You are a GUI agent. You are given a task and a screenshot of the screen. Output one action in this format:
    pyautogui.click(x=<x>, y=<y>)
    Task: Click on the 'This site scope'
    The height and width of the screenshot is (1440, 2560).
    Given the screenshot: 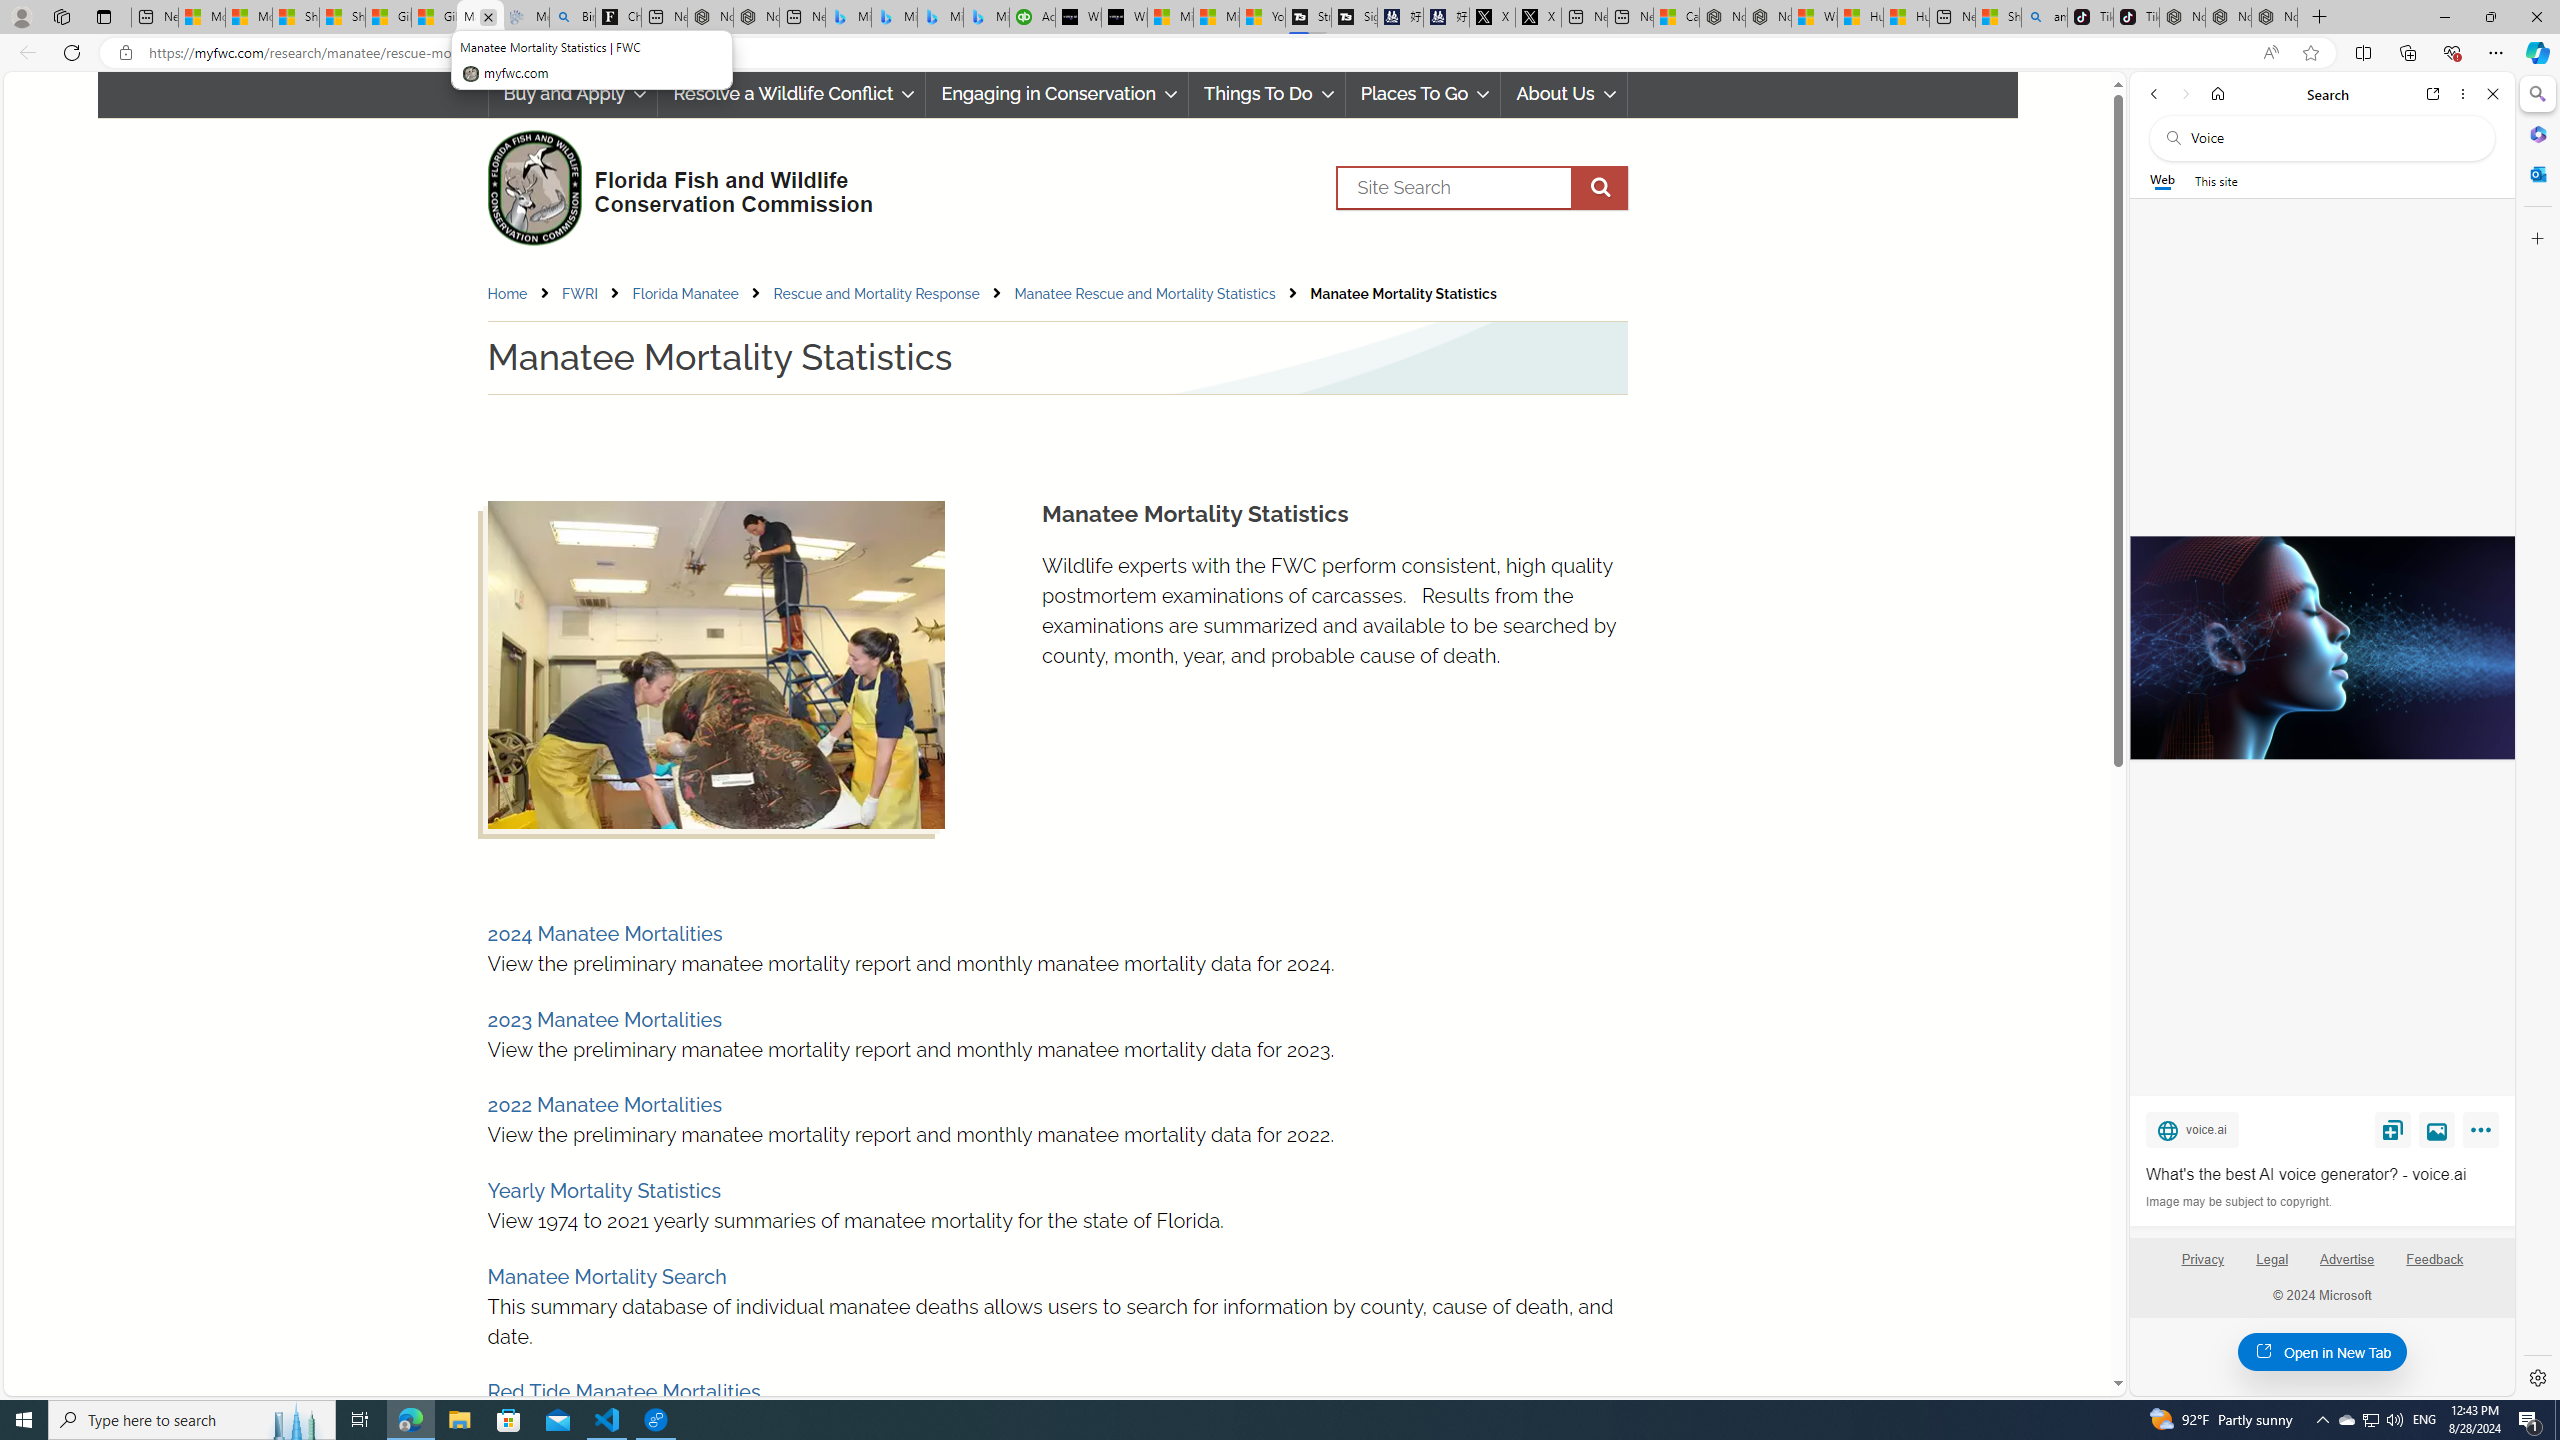 What is the action you would take?
    pyautogui.click(x=2214, y=180)
    